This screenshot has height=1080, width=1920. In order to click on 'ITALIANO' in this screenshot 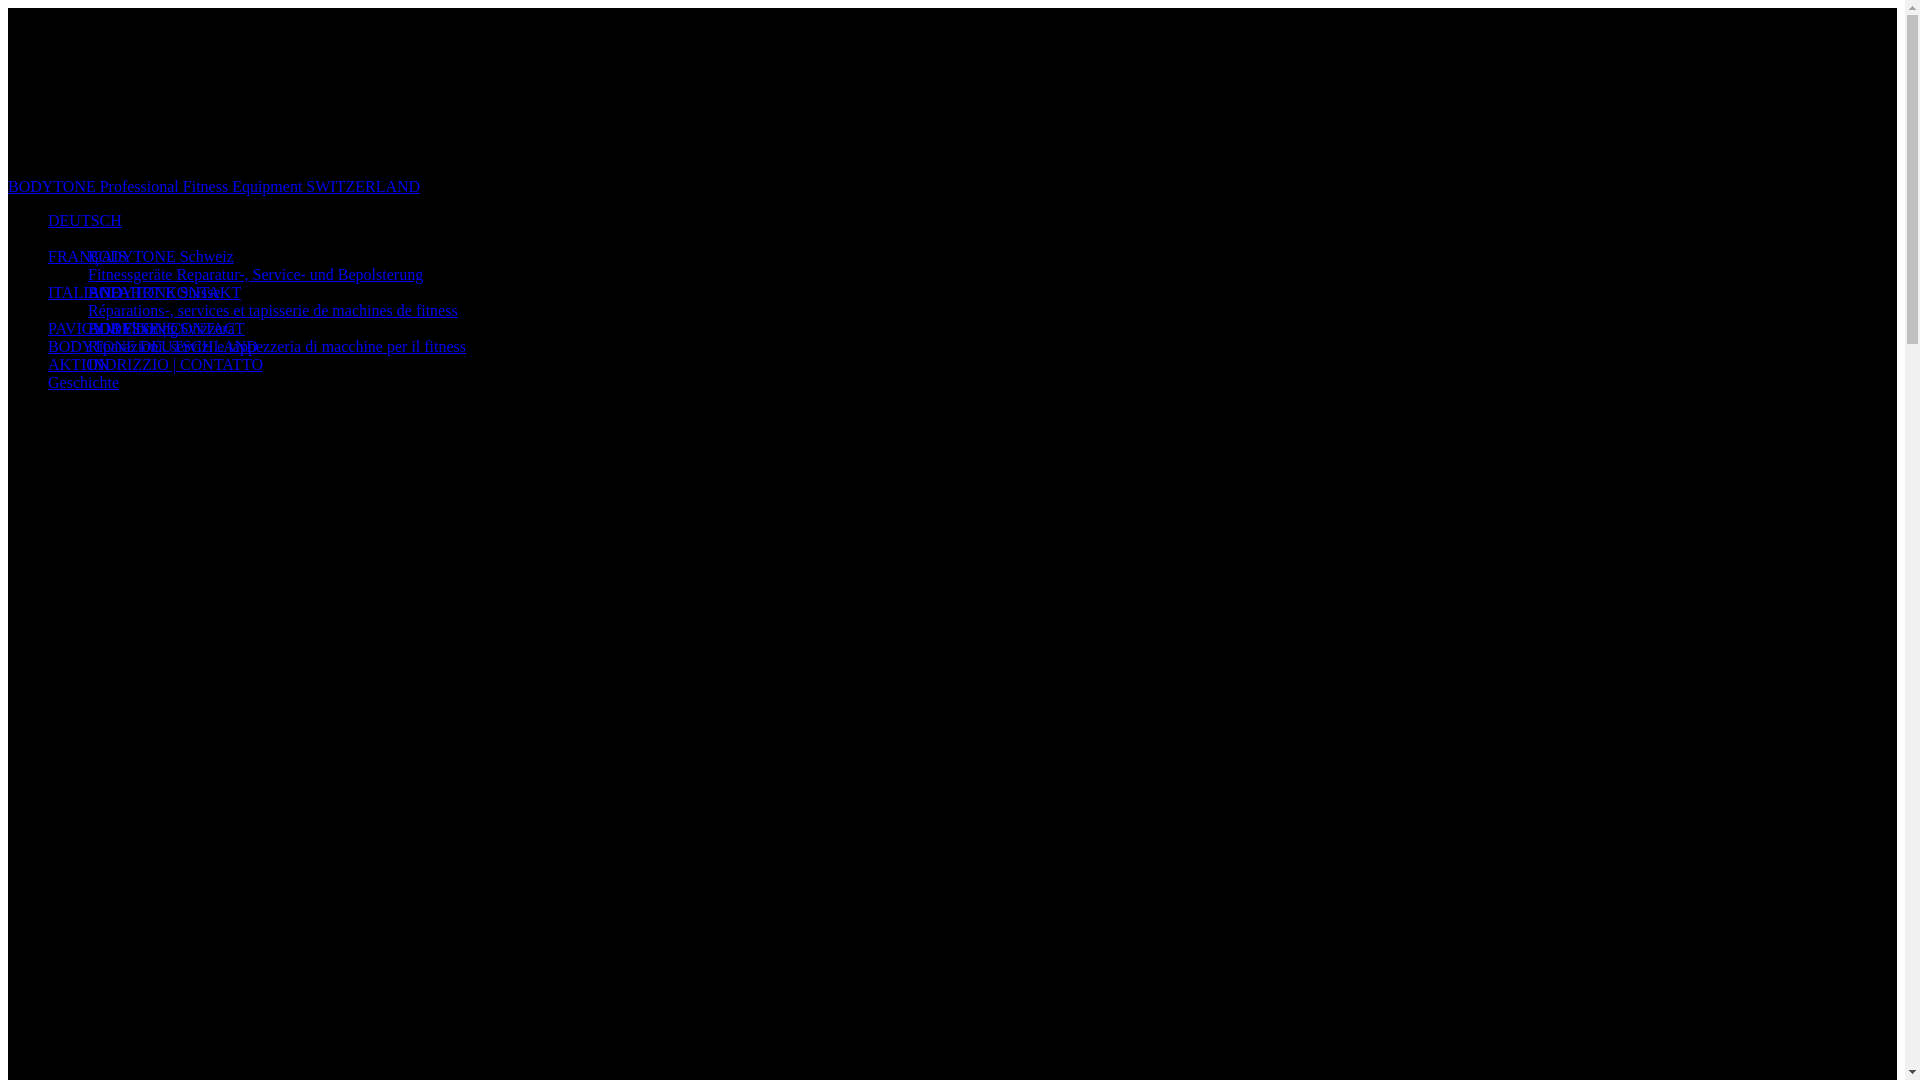, I will do `click(84, 292)`.